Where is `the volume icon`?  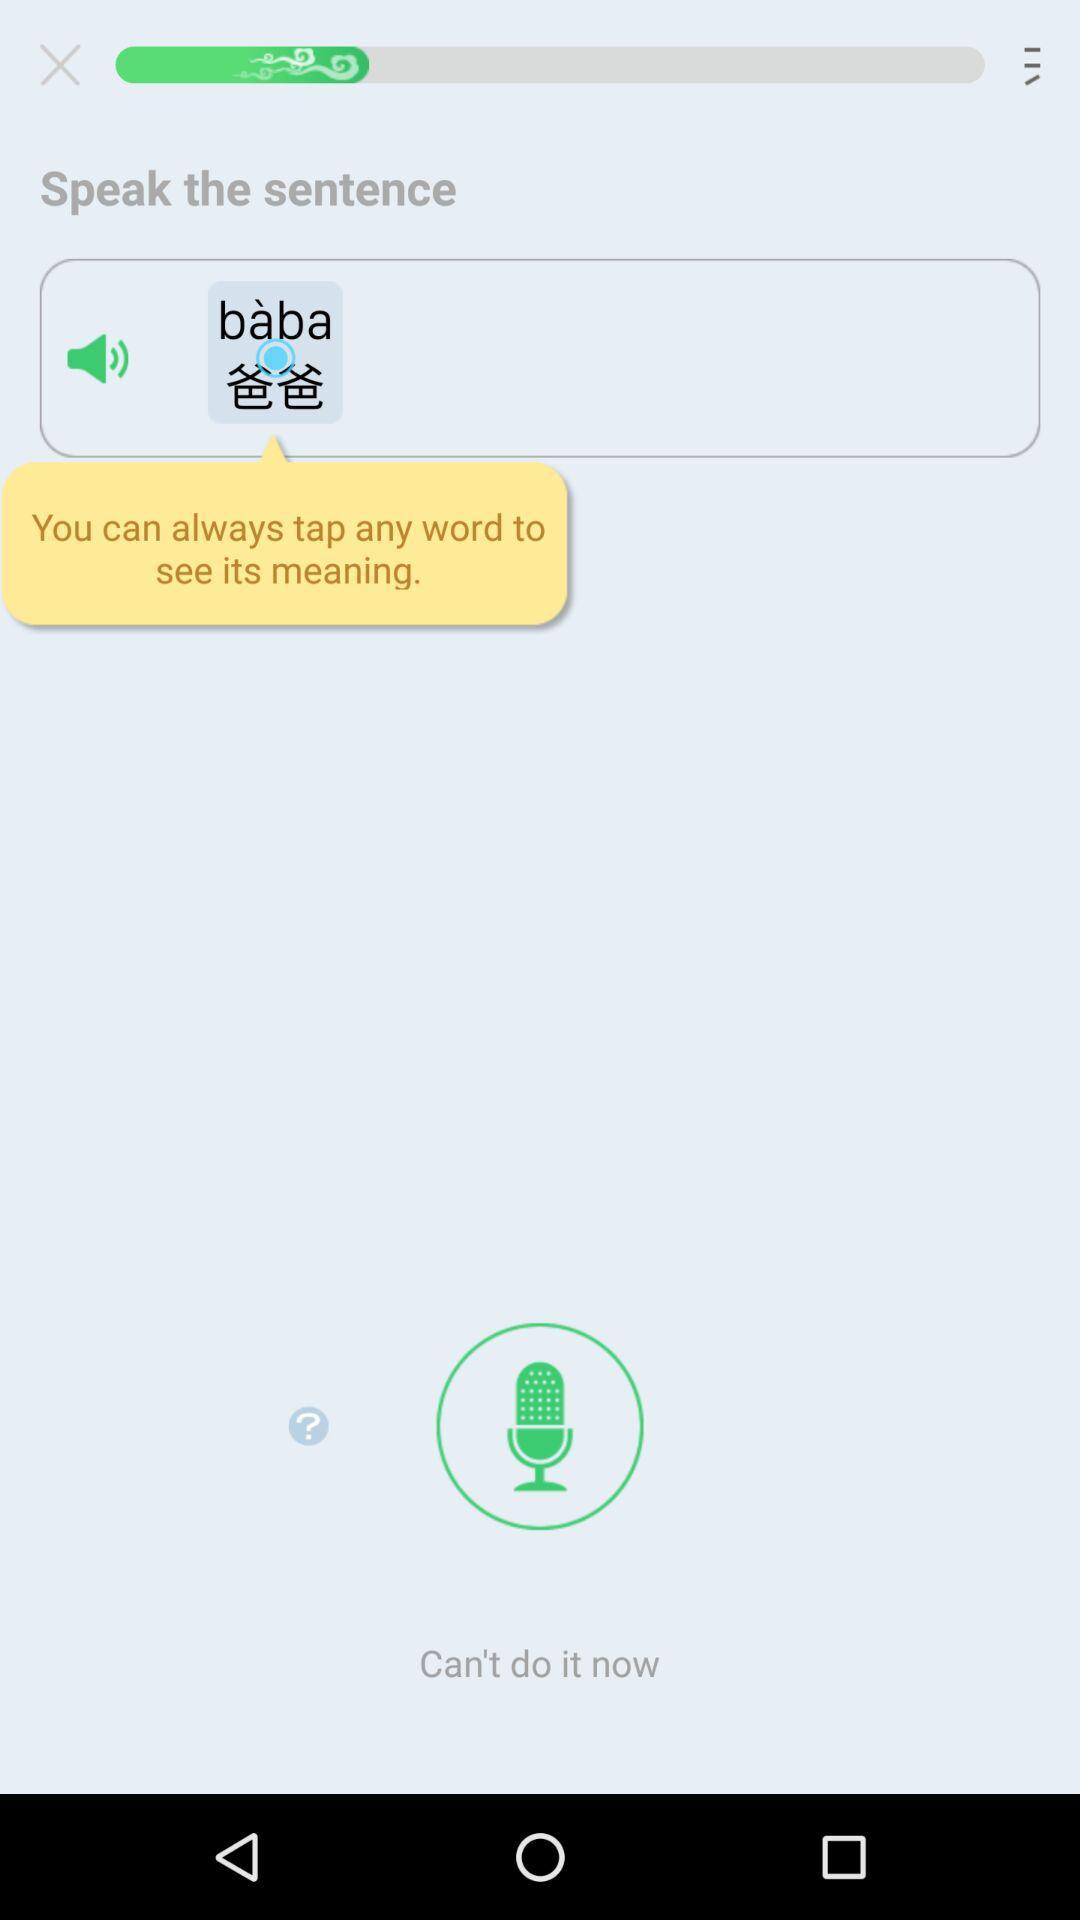
the volume icon is located at coordinates (97, 383).